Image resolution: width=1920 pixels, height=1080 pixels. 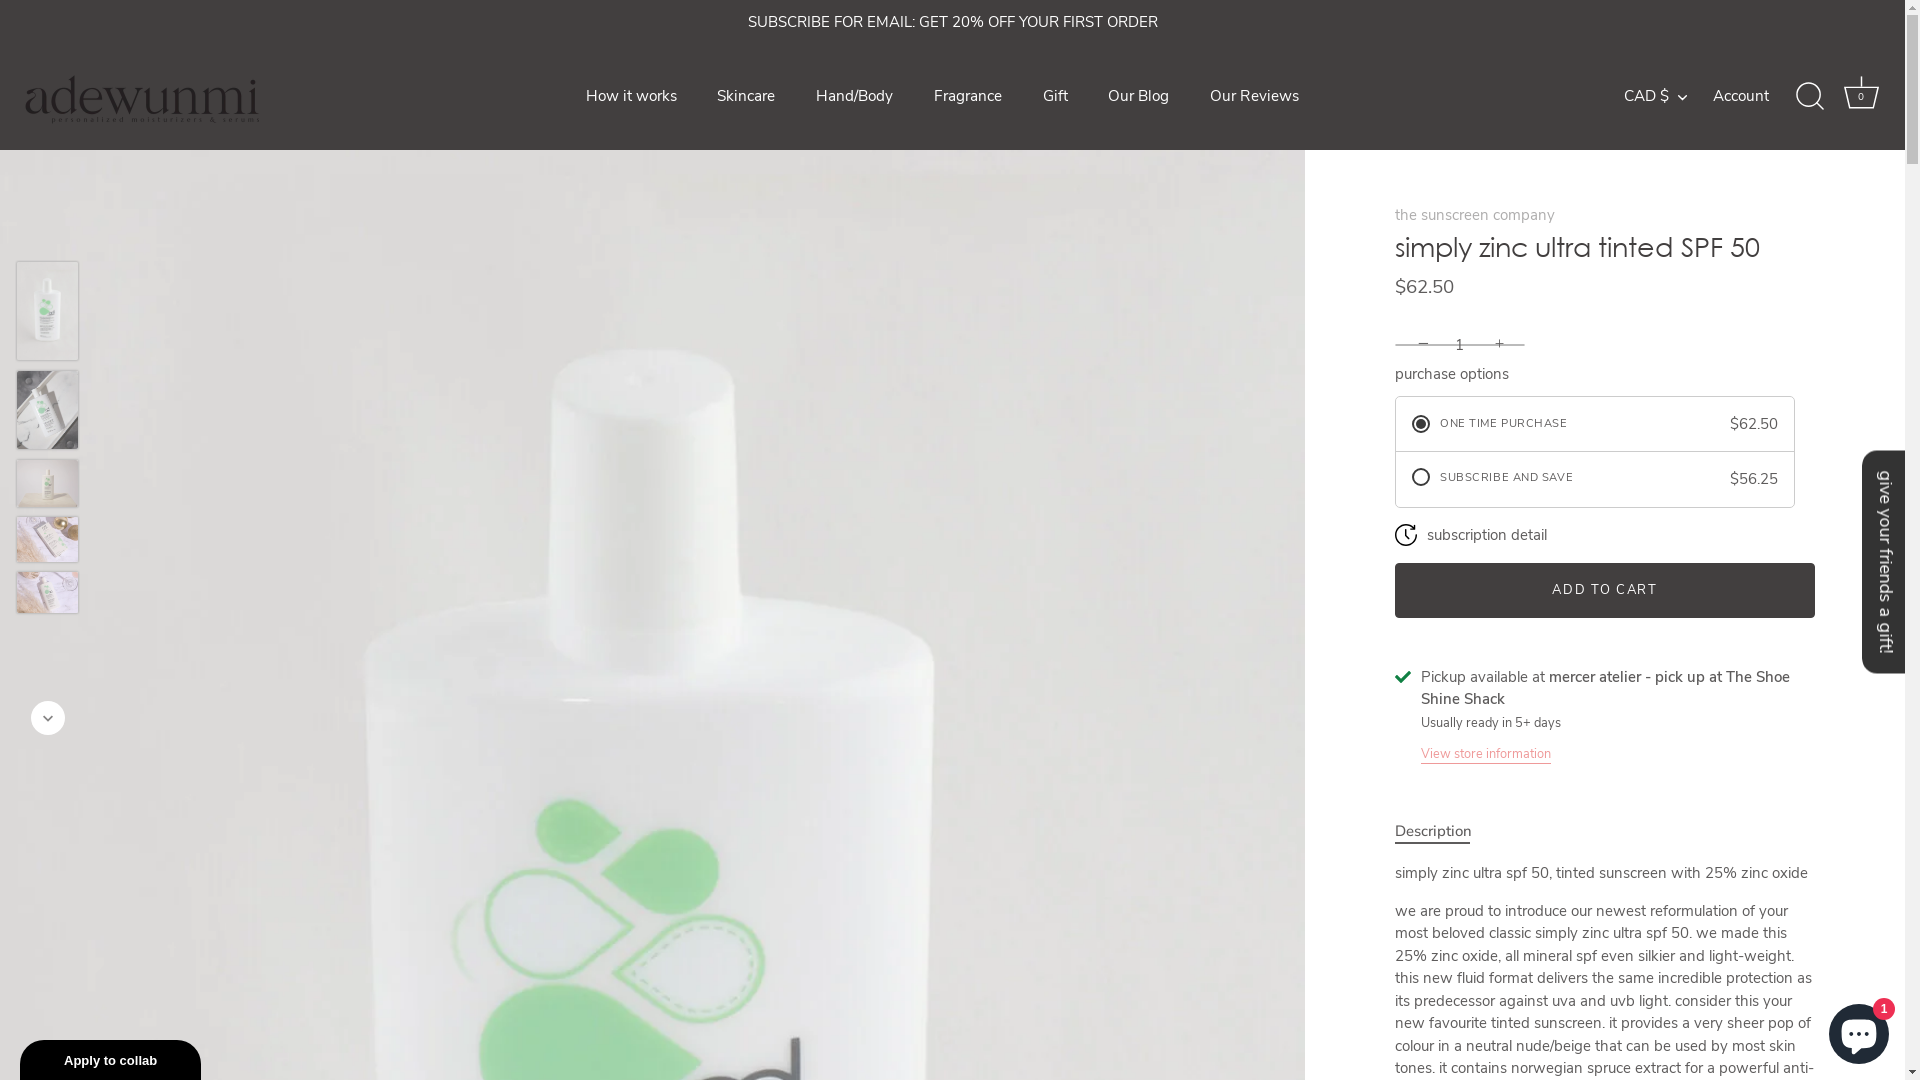 I want to click on 'Our Reviews', so click(x=1191, y=96).